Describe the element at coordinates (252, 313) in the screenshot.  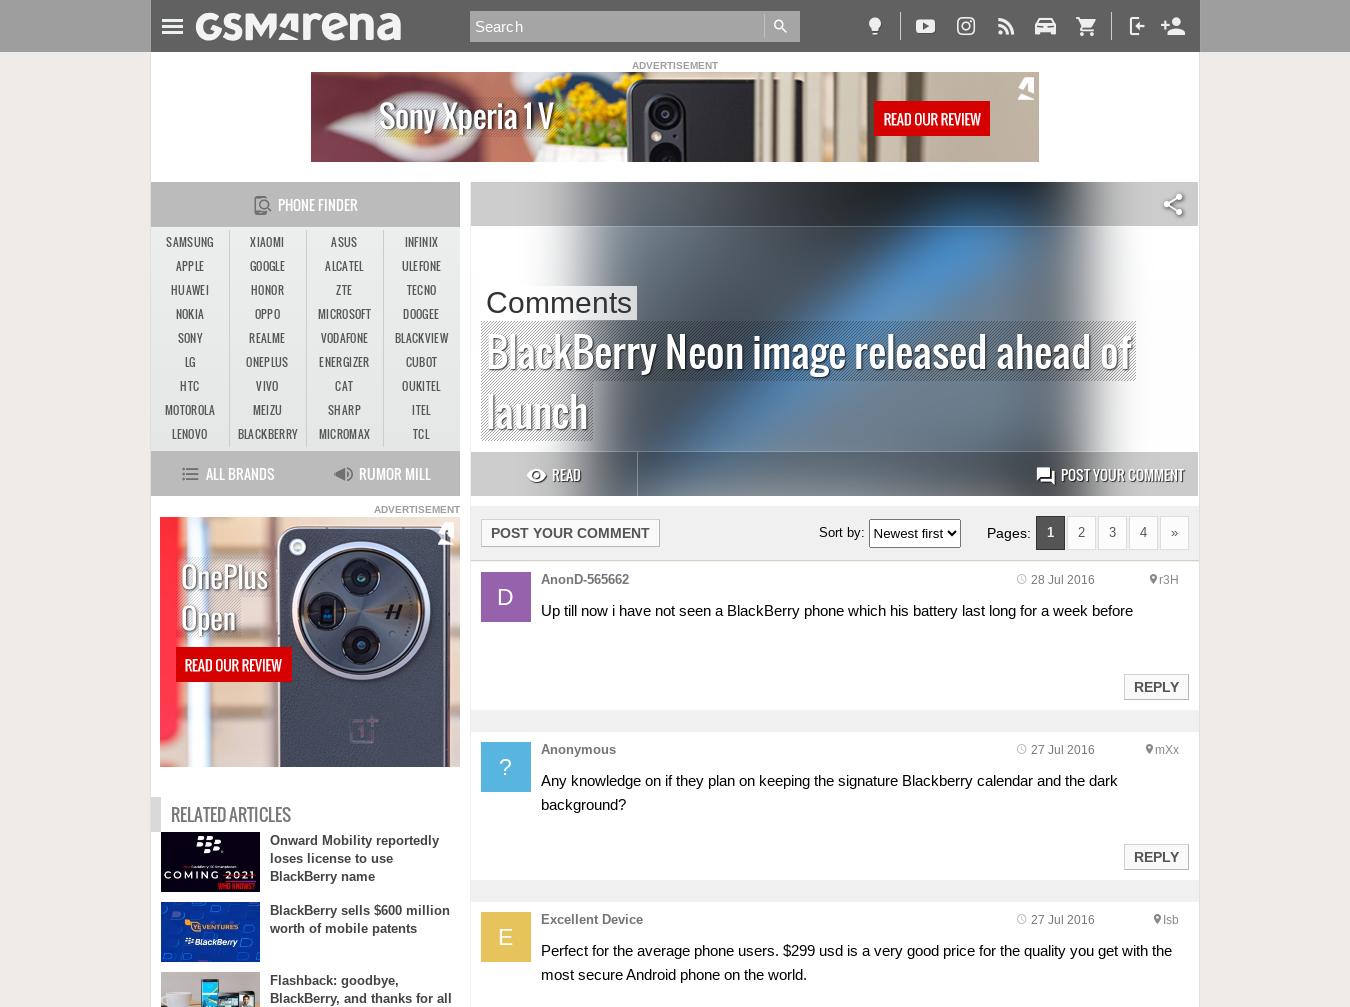
I see `'Oppo'` at that location.